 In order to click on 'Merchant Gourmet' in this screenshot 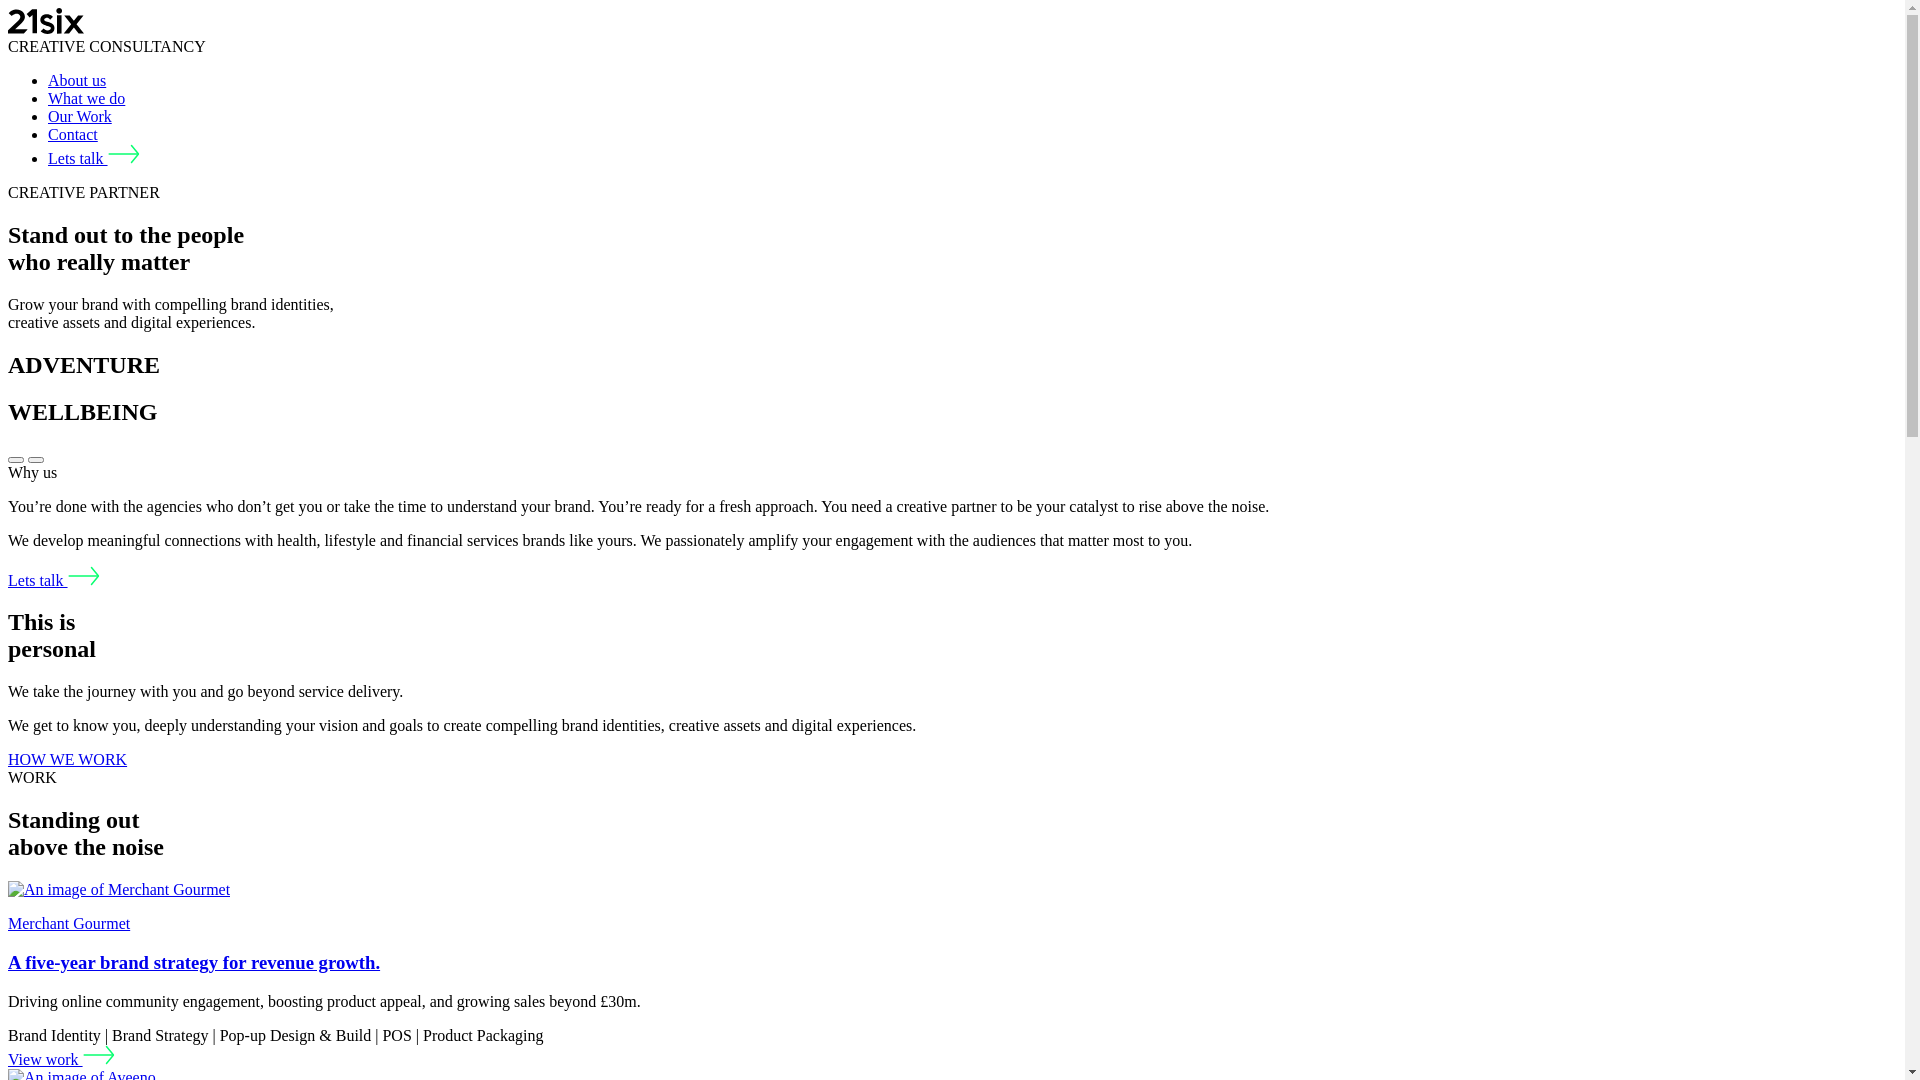, I will do `click(68, 923)`.